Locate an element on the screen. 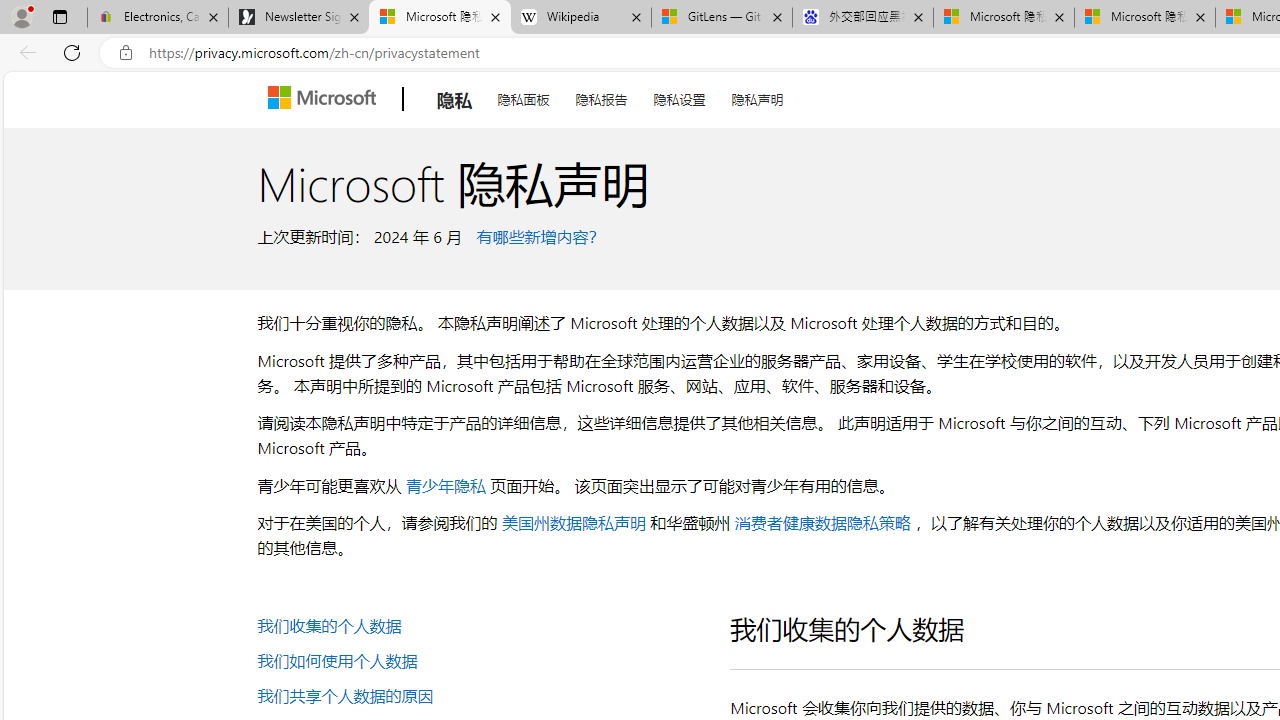 The height and width of the screenshot is (720, 1280). 'Microsoft' is located at coordinates (326, 99).